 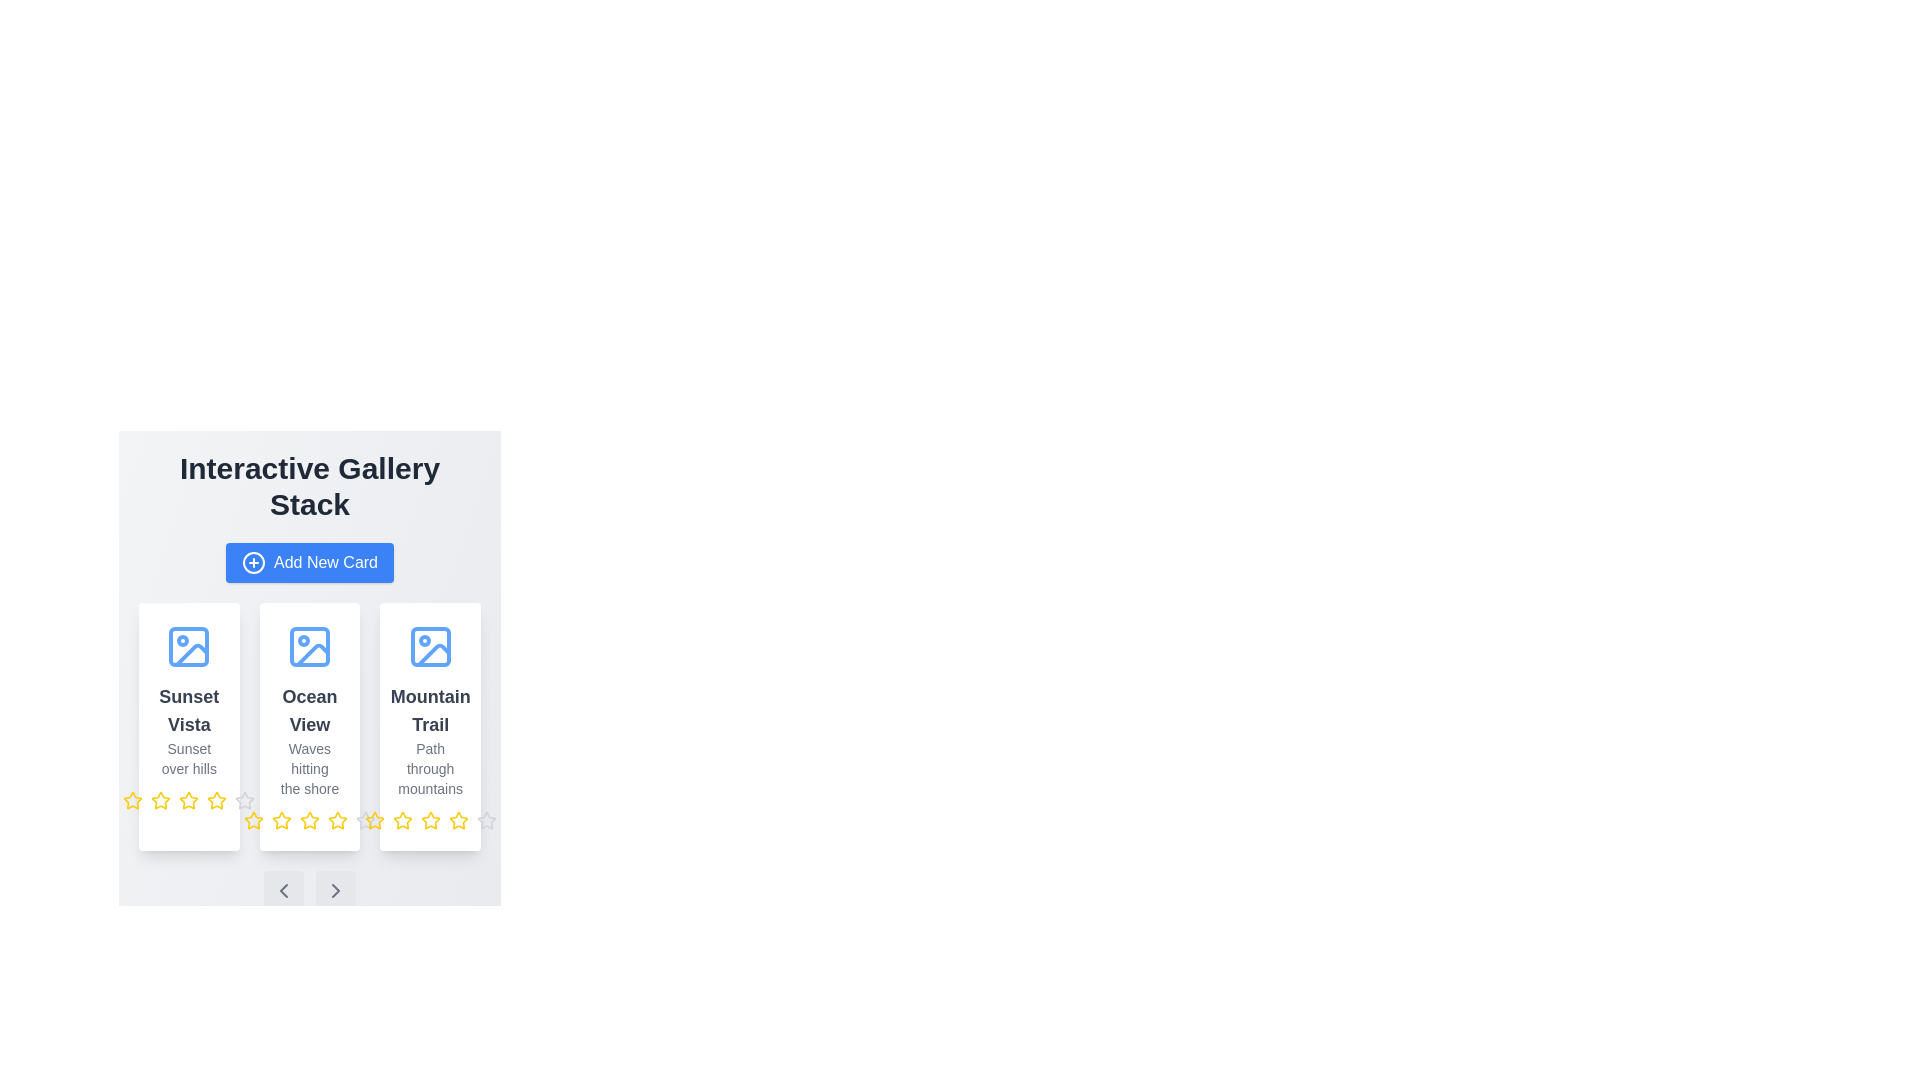 What do you see at coordinates (337, 821) in the screenshot?
I see `from the center of the sixth yellow star icon` at bounding box center [337, 821].